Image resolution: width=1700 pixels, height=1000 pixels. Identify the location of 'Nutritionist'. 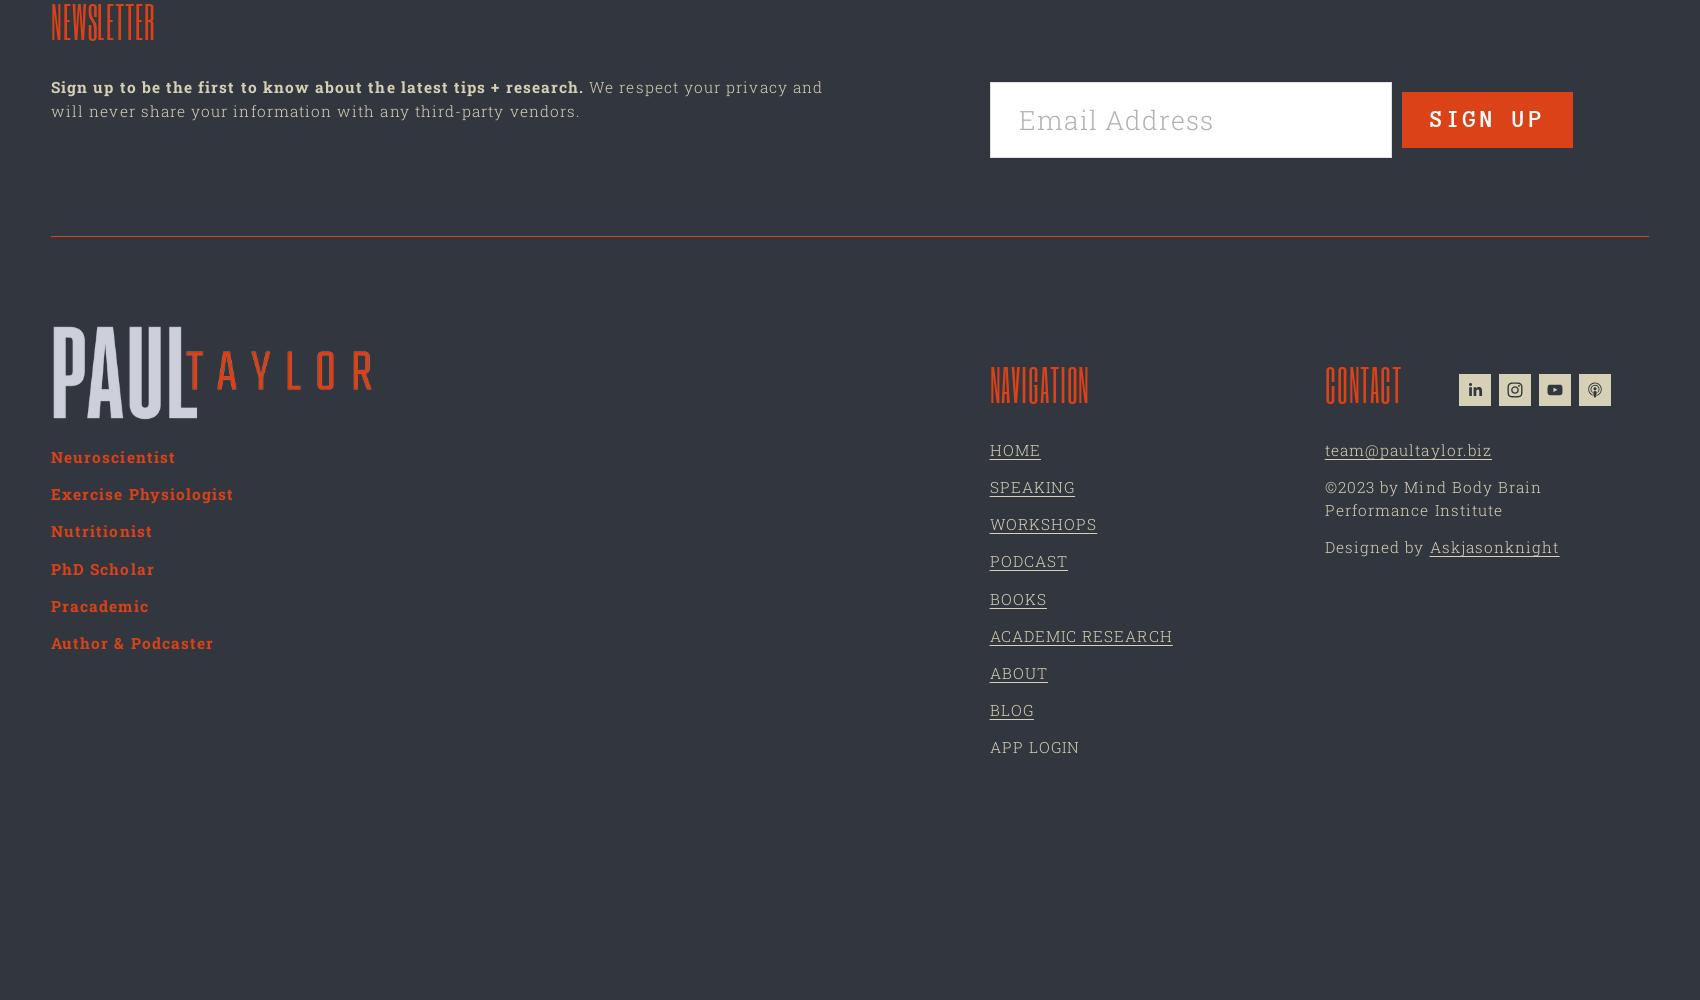
(51, 531).